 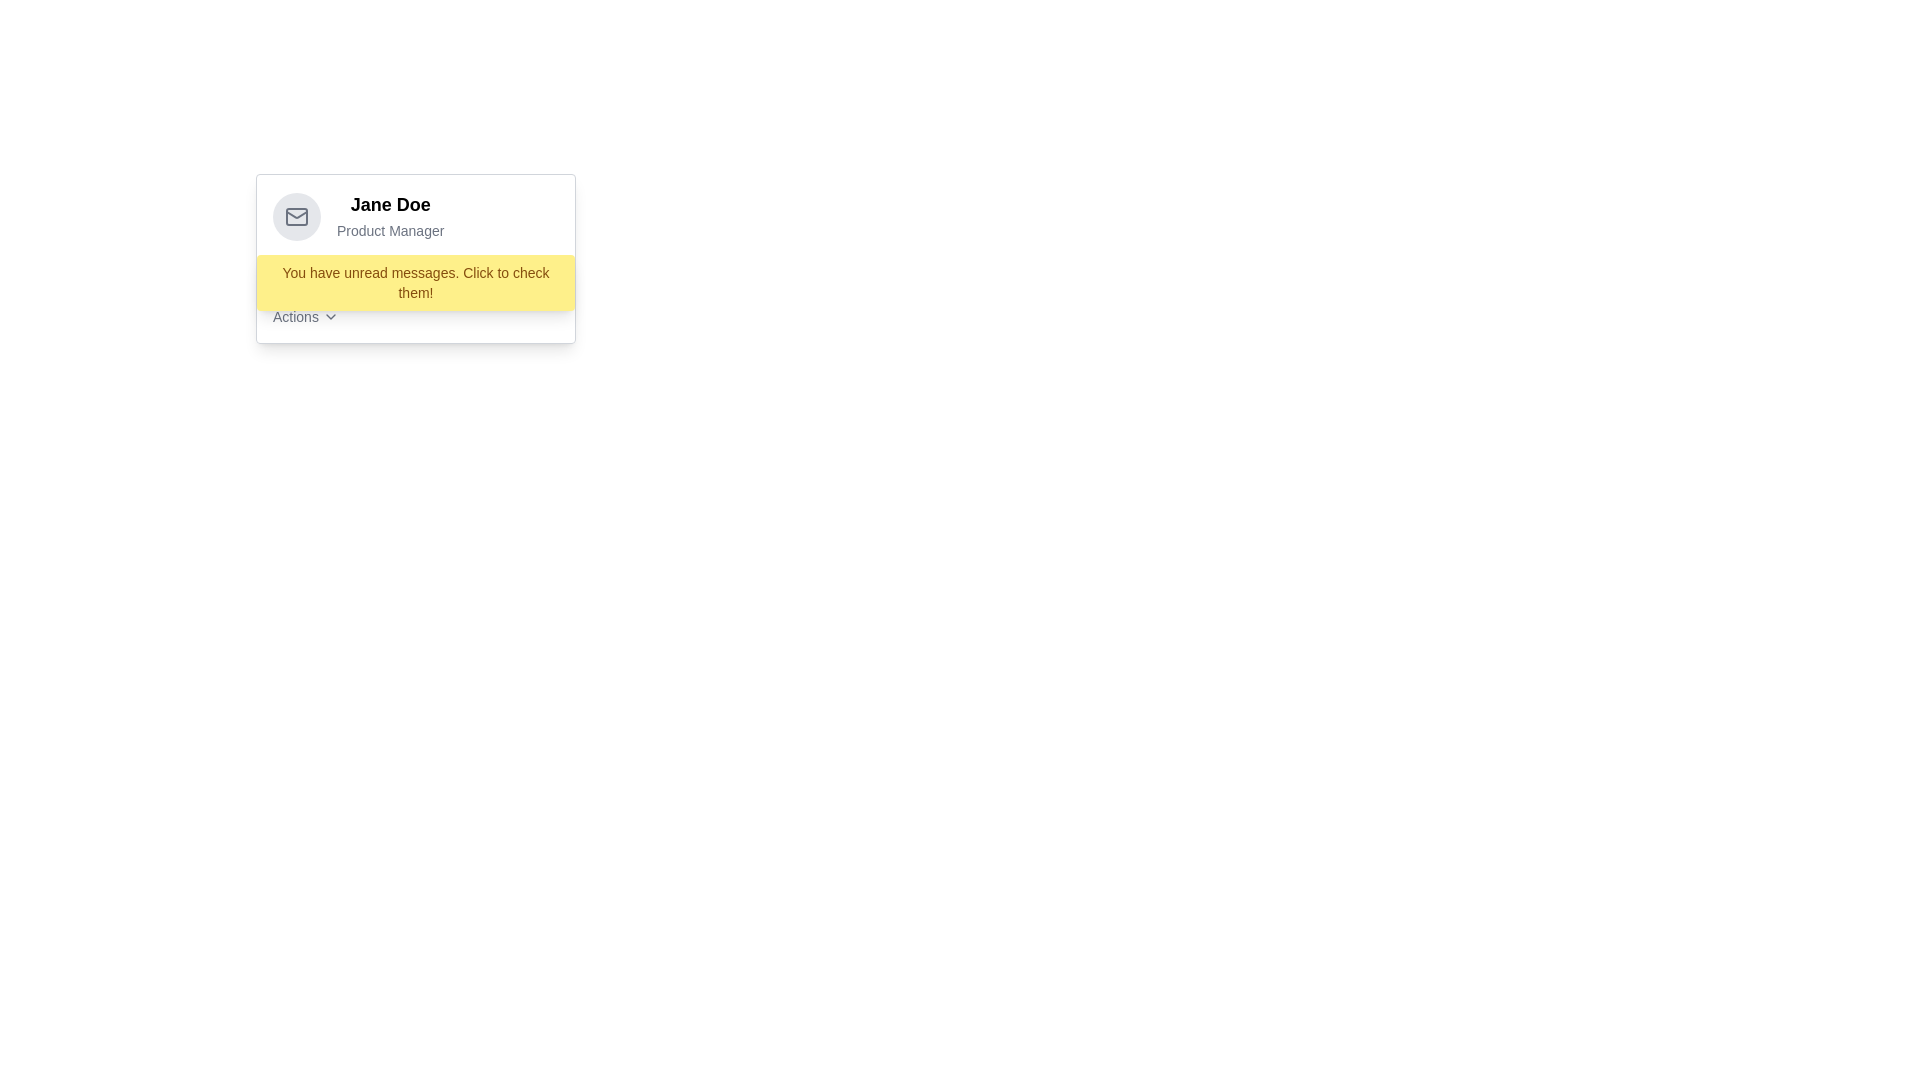 What do you see at coordinates (331, 315) in the screenshot?
I see `the downward-pointing chevron icon located immediately to the right of the 'Actions' text` at bounding box center [331, 315].